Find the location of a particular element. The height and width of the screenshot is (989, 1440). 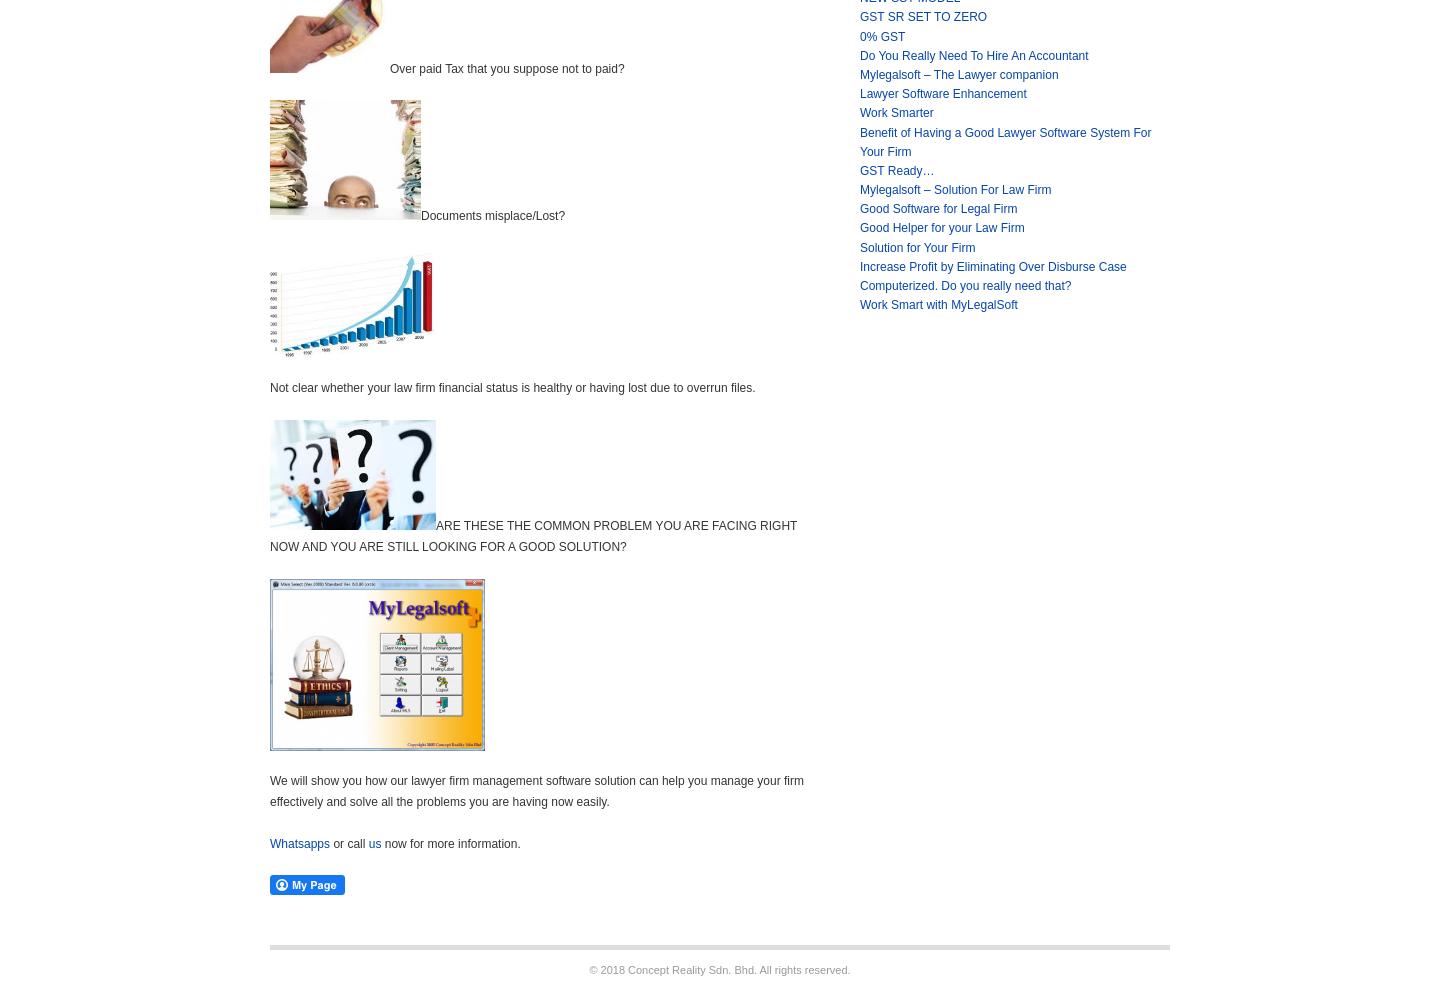

'Over paid Tax that you suppose not to paid?' is located at coordinates (506, 68).